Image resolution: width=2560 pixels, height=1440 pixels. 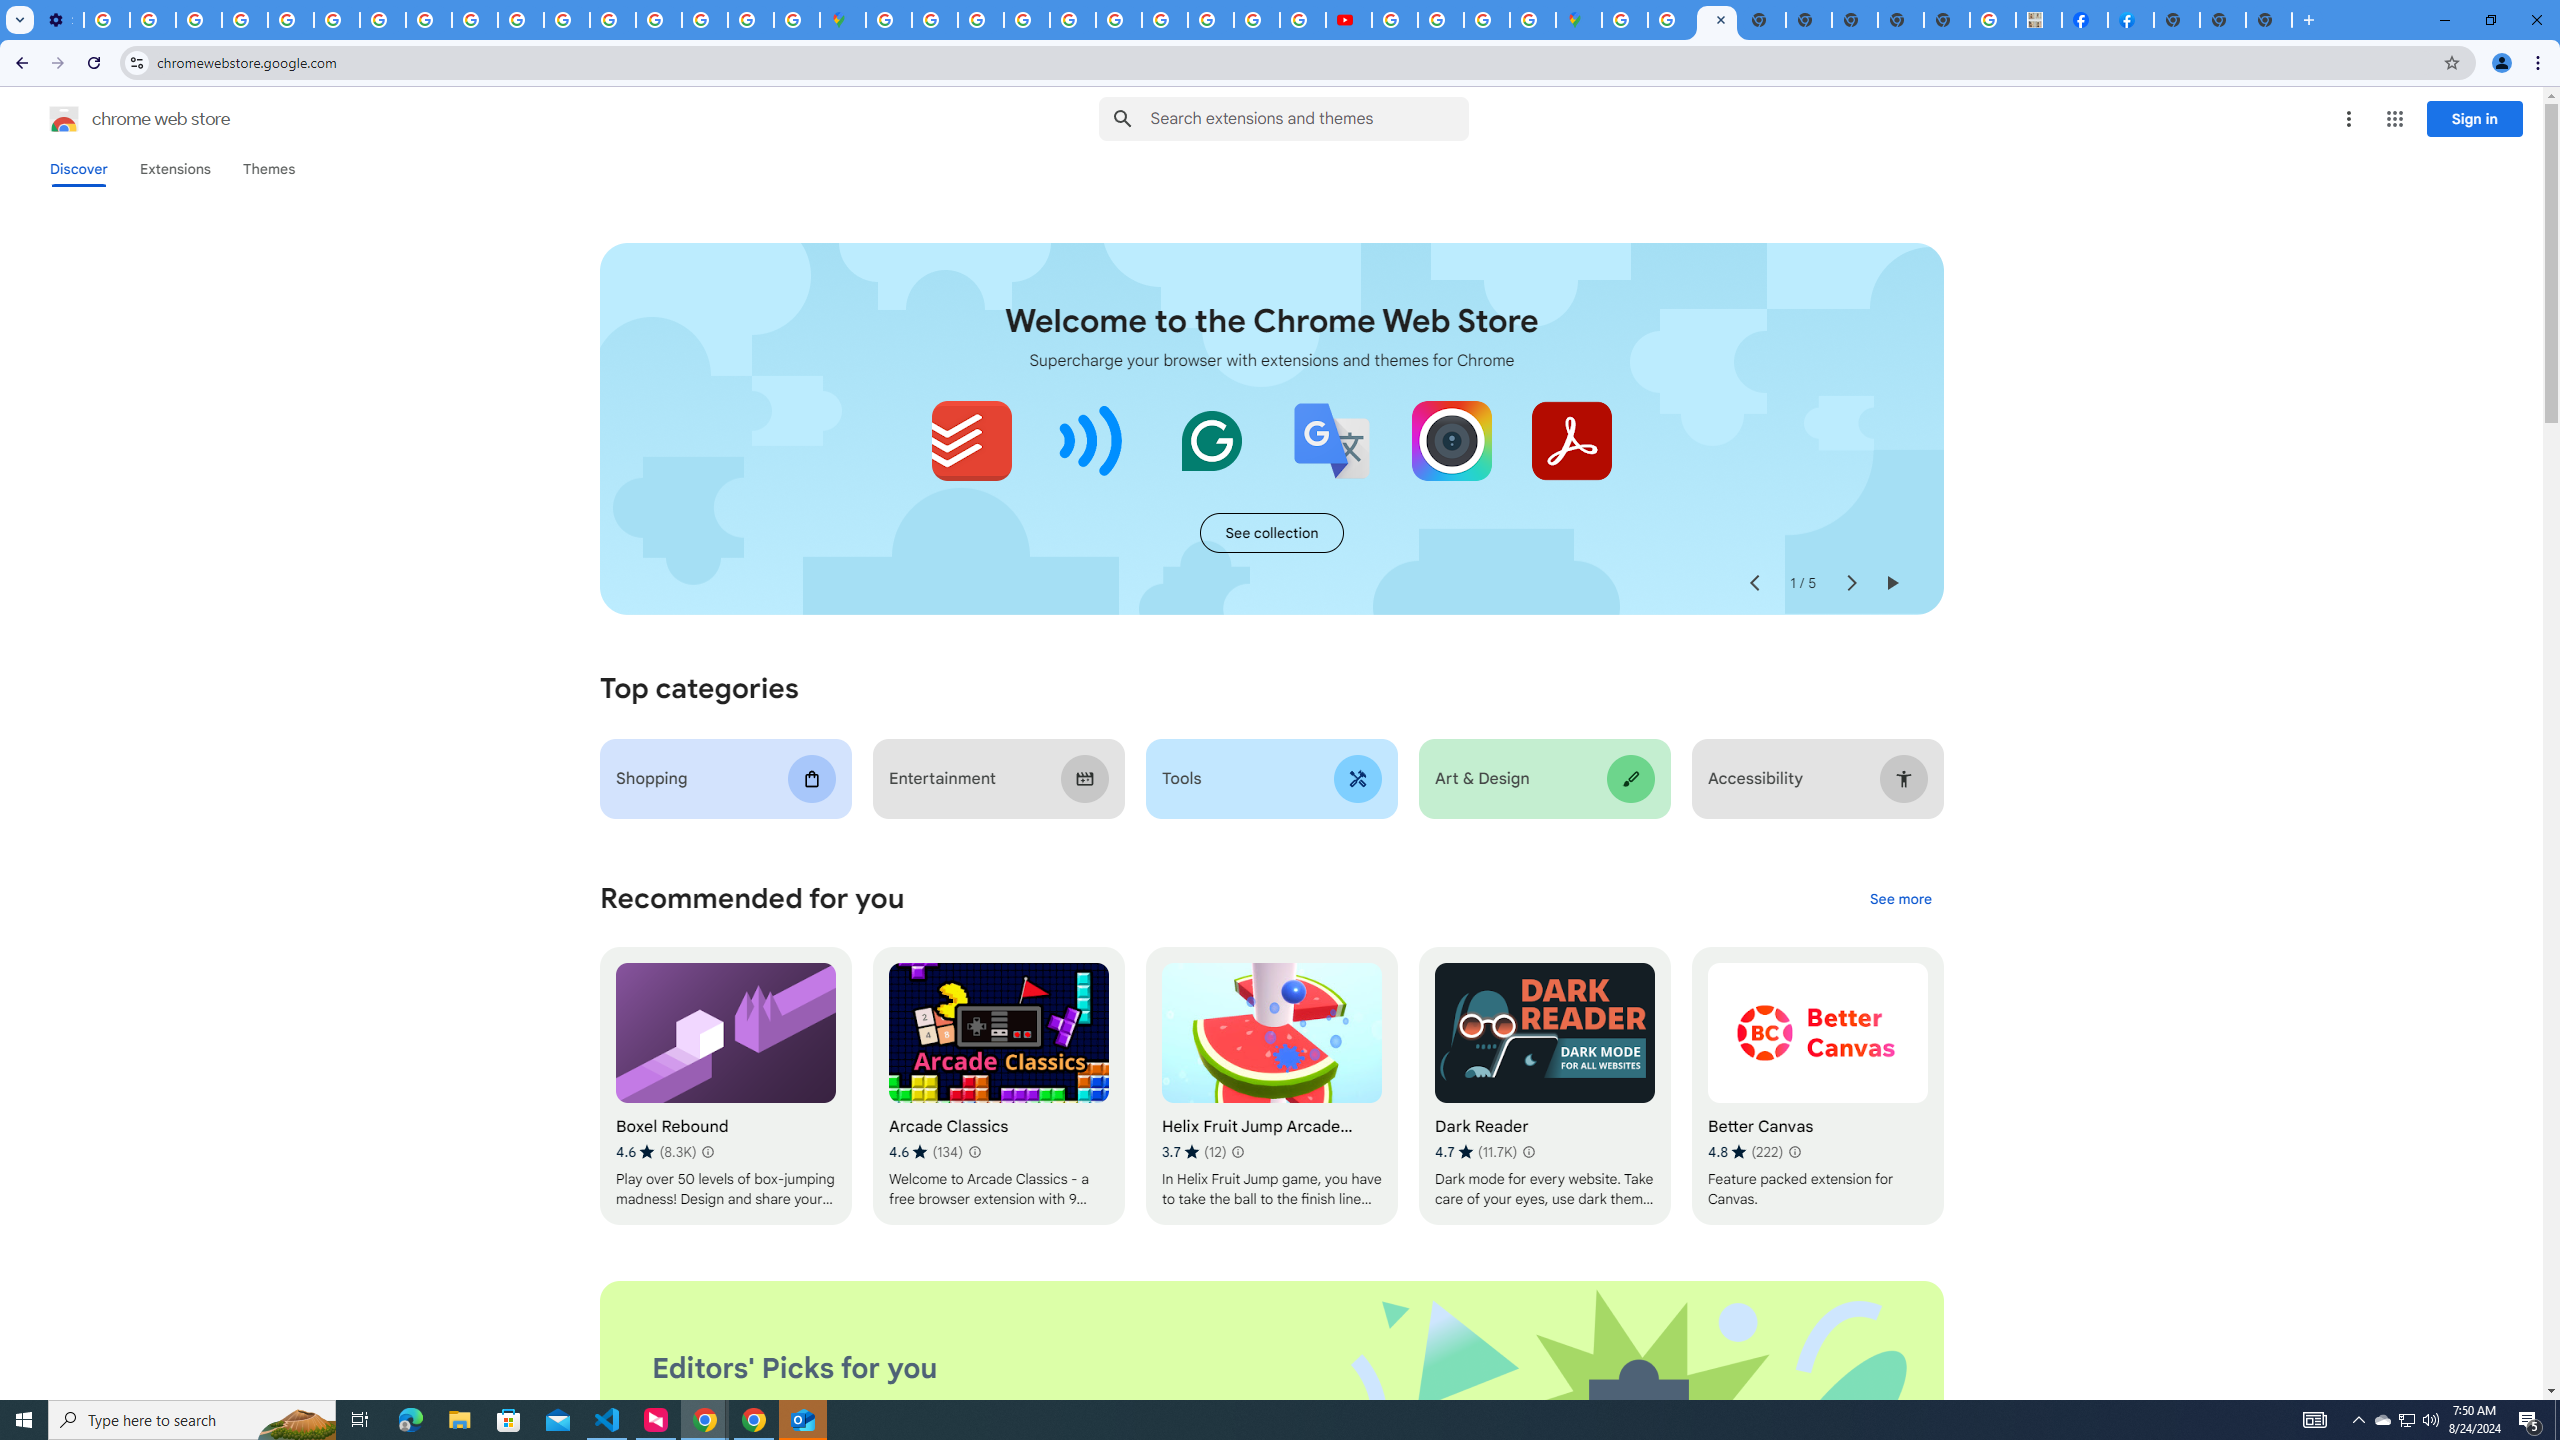 What do you see at coordinates (925, 1152) in the screenshot?
I see `'Average rating 4.6 out of 5 stars. 134 ratings.'` at bounding box center [925, 1152].